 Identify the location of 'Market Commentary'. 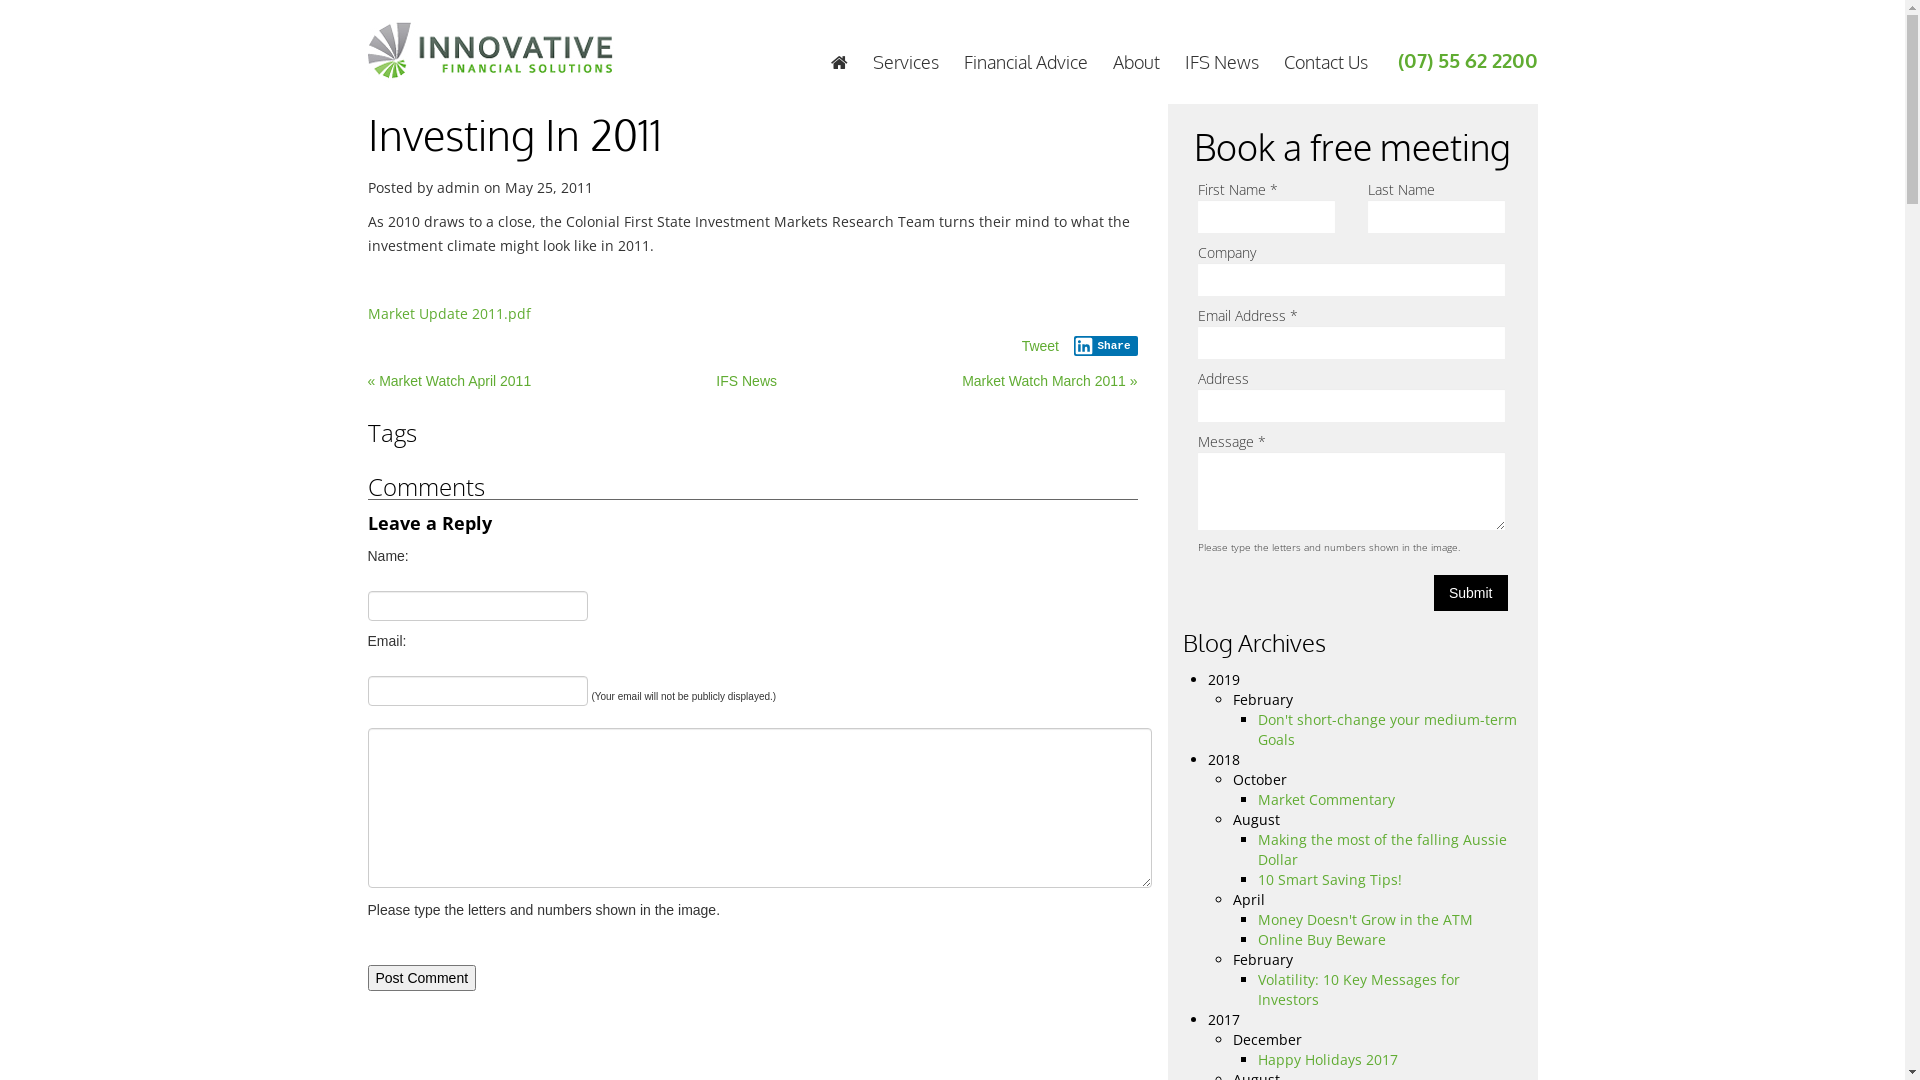
(1326, 798).